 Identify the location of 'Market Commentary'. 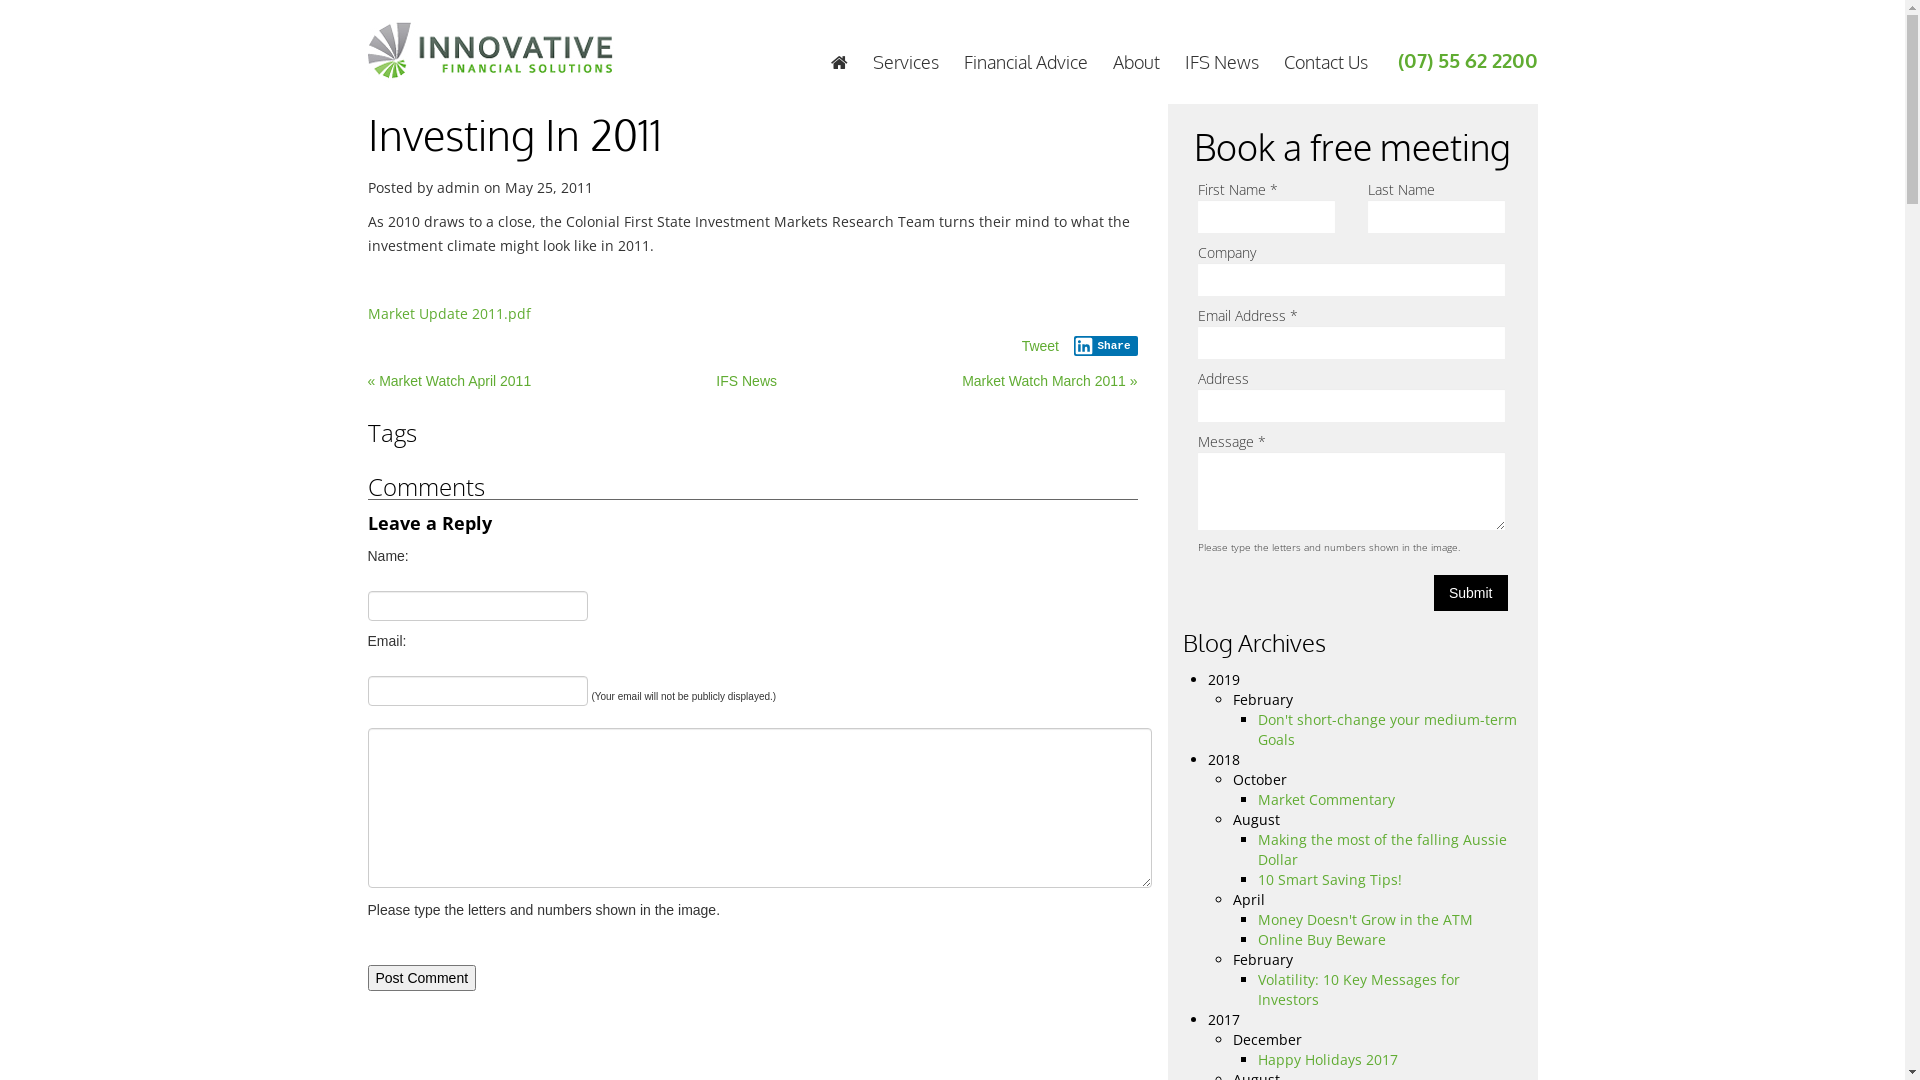
(1326, 798).